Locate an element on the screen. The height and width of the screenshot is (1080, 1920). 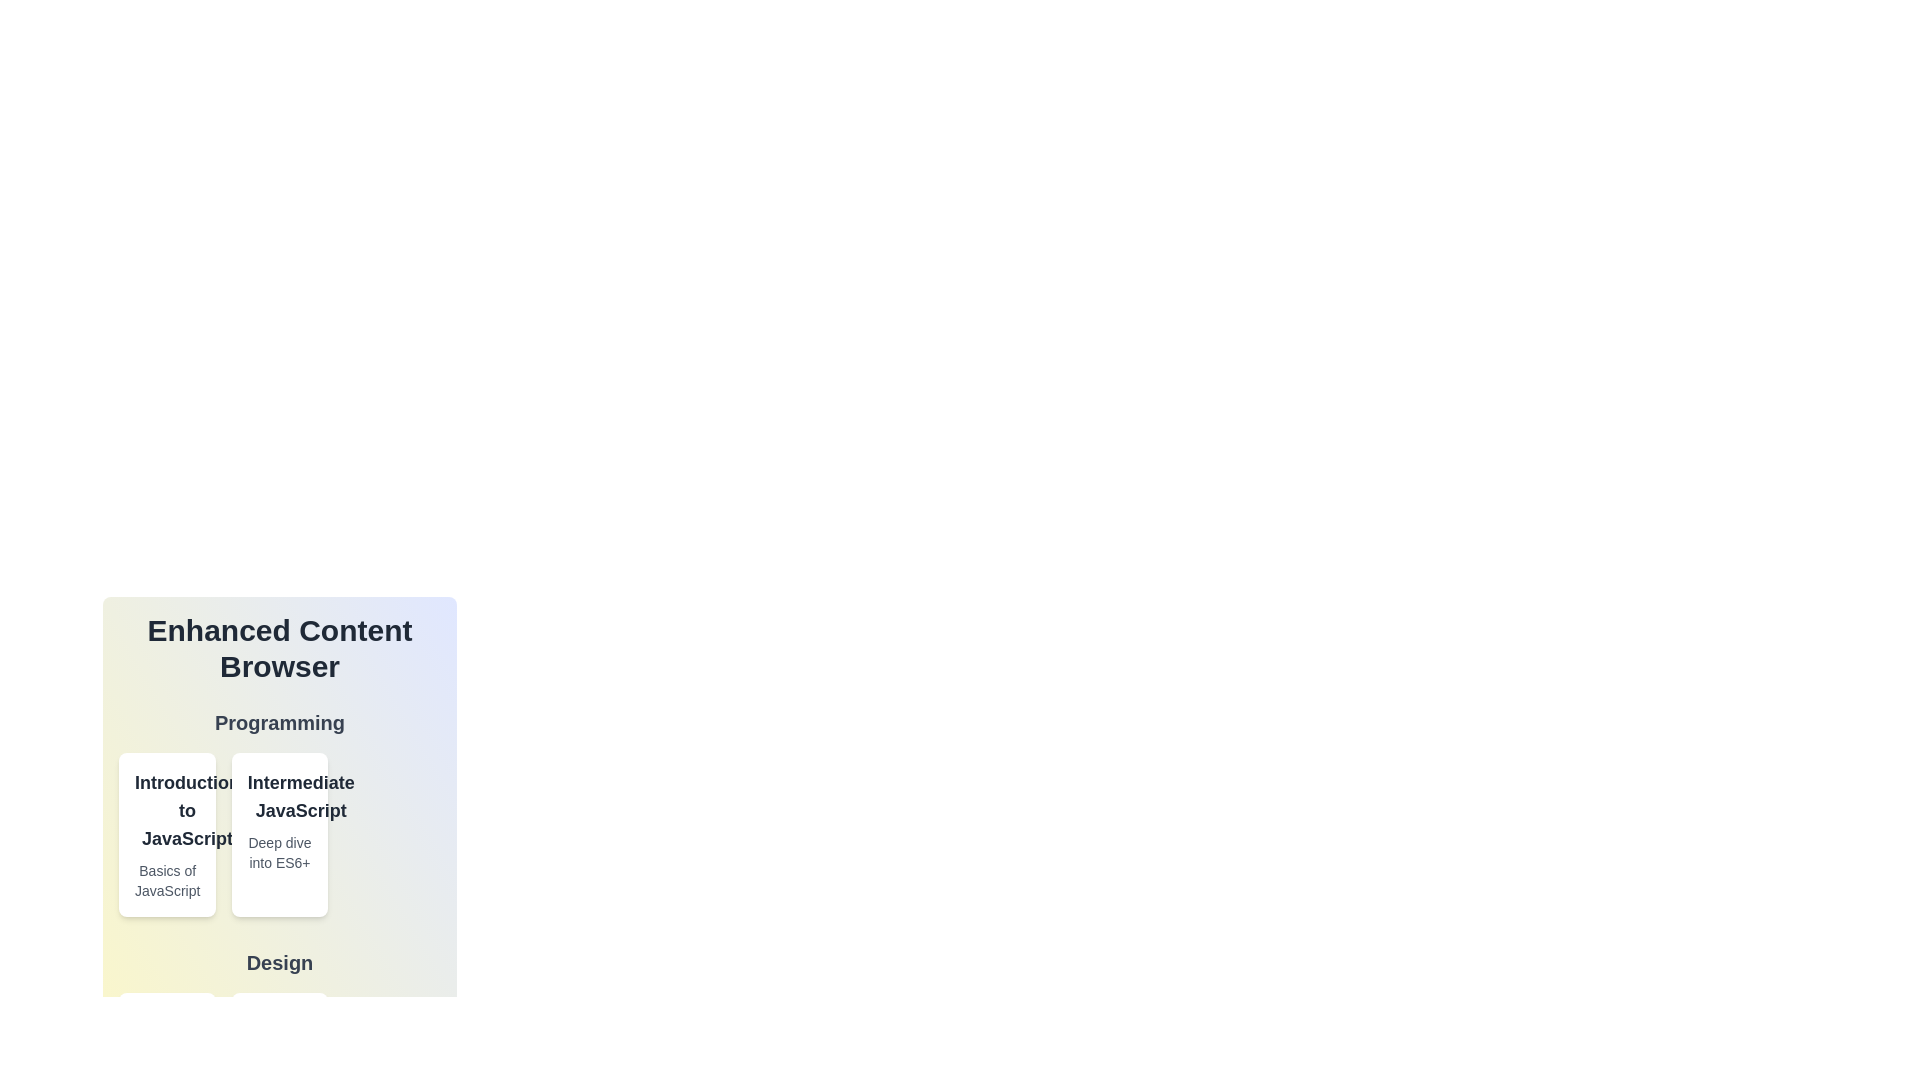
the category title Programming to focus on its items is located at coordinates (278, 722).